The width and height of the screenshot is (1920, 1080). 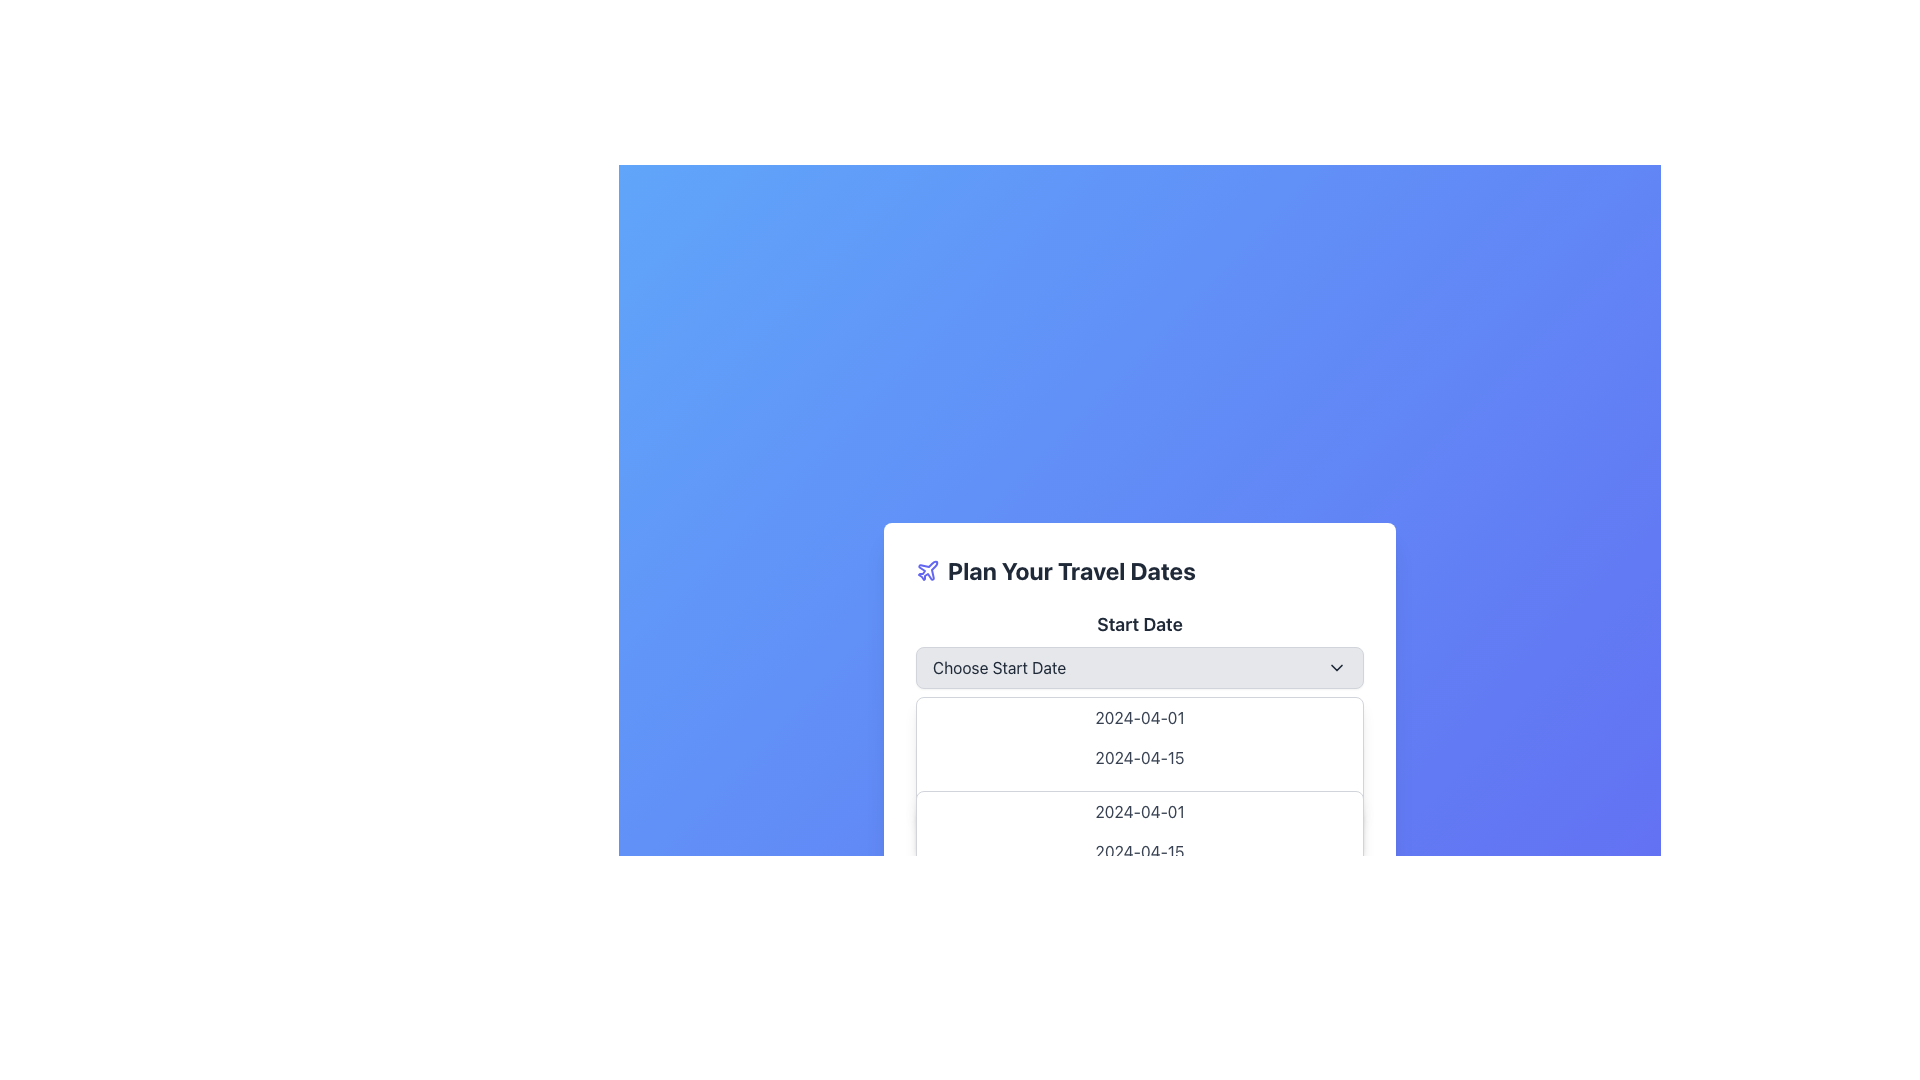 I want to click on the airplane icon, which is outlined in indigo and located to the left of the text 'Plan Your Travel Dates', so click(x=926, y=570).